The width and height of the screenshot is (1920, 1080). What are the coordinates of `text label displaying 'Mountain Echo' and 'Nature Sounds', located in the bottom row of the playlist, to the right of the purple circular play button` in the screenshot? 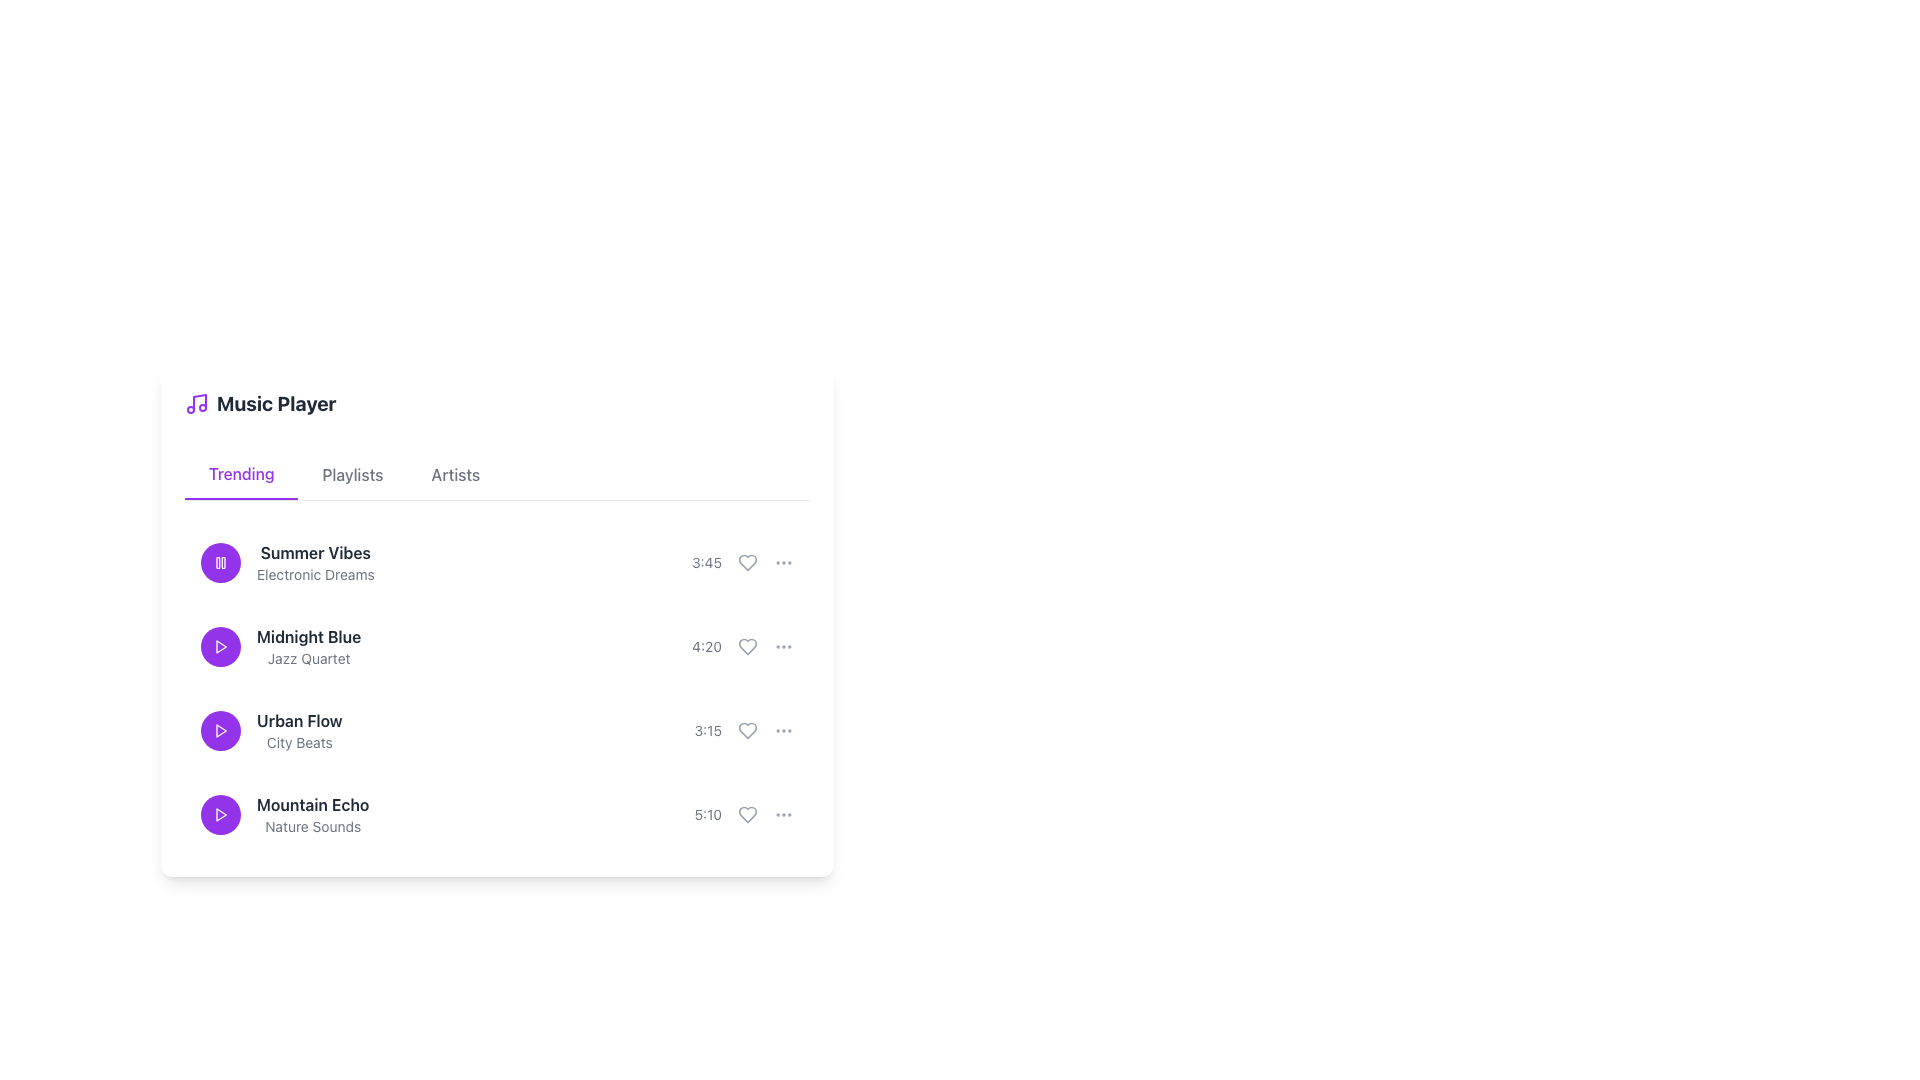 It's located at (312, 814).